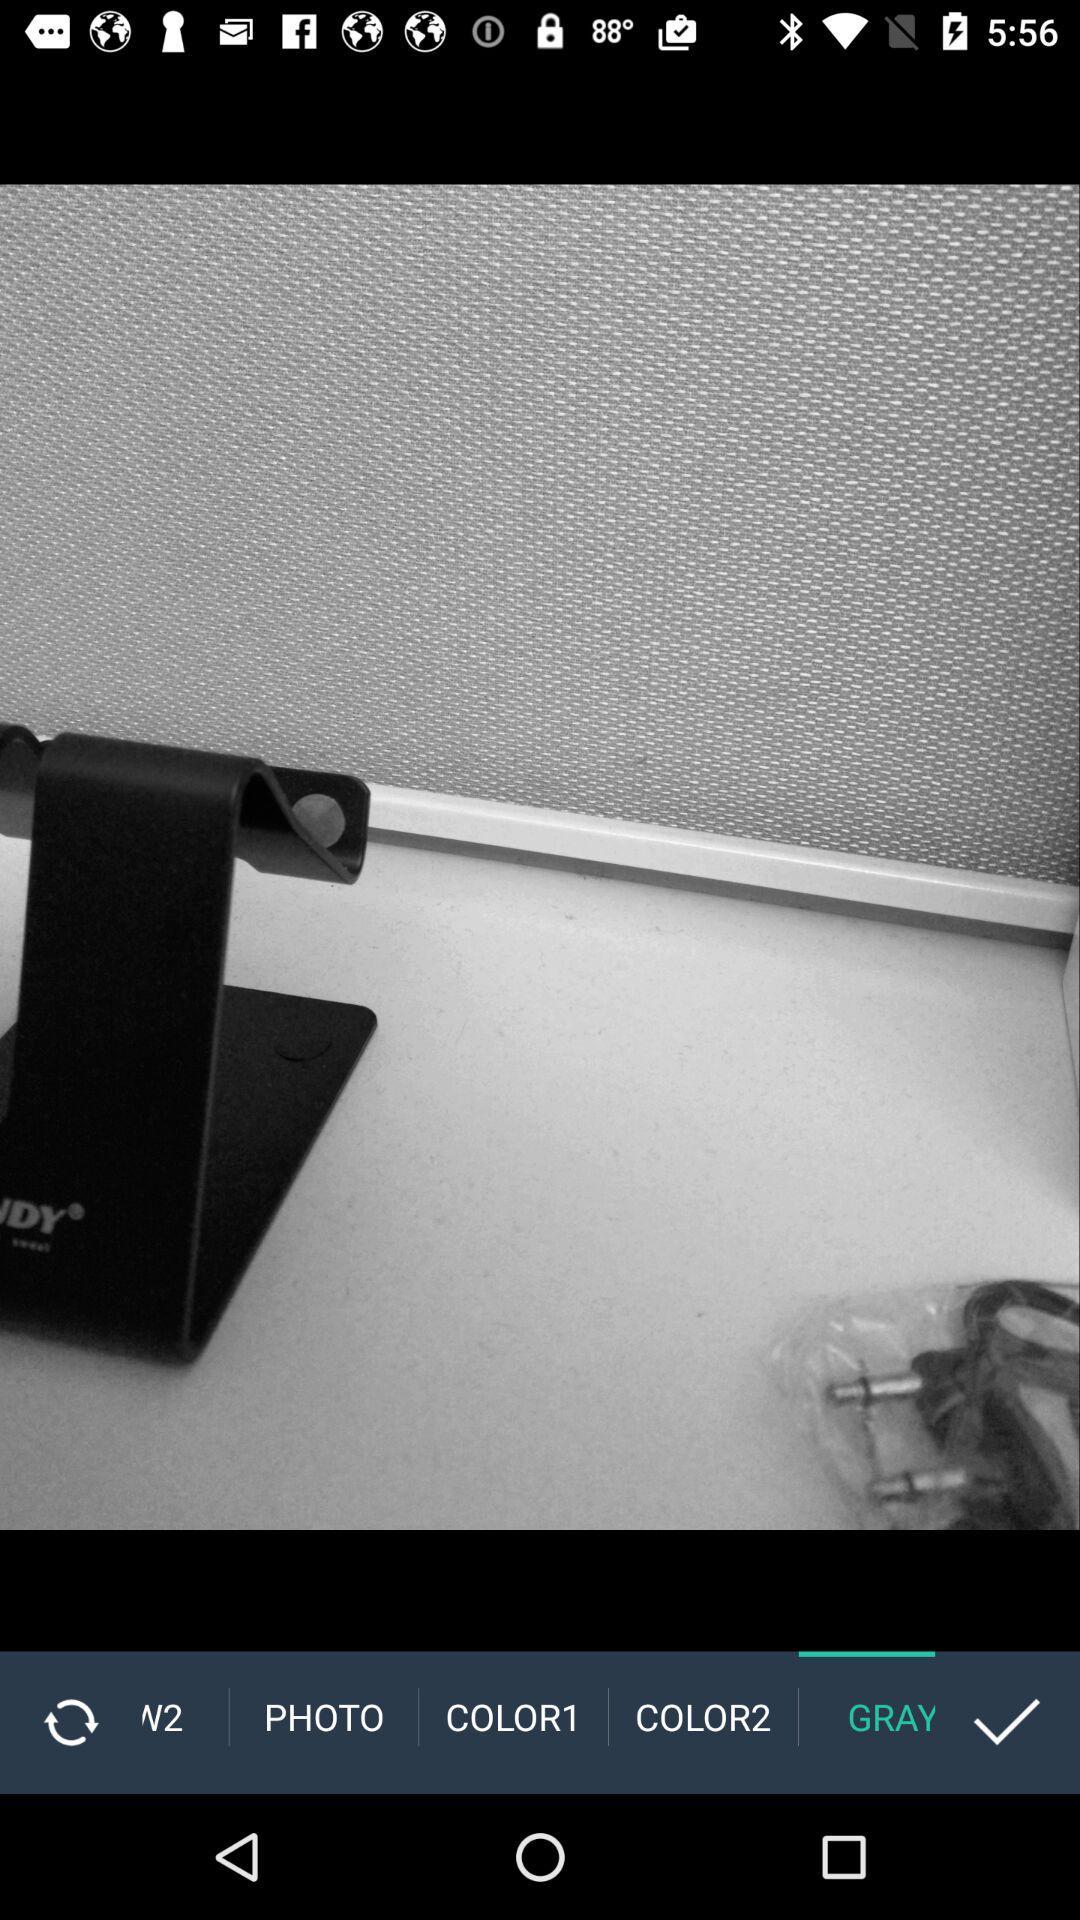 Image resolution: width=1080 pixels, height=1920 pixels. Describe the element at coordinates (70, 1721) in the screenshot. I see `the refresh icon` at that location.